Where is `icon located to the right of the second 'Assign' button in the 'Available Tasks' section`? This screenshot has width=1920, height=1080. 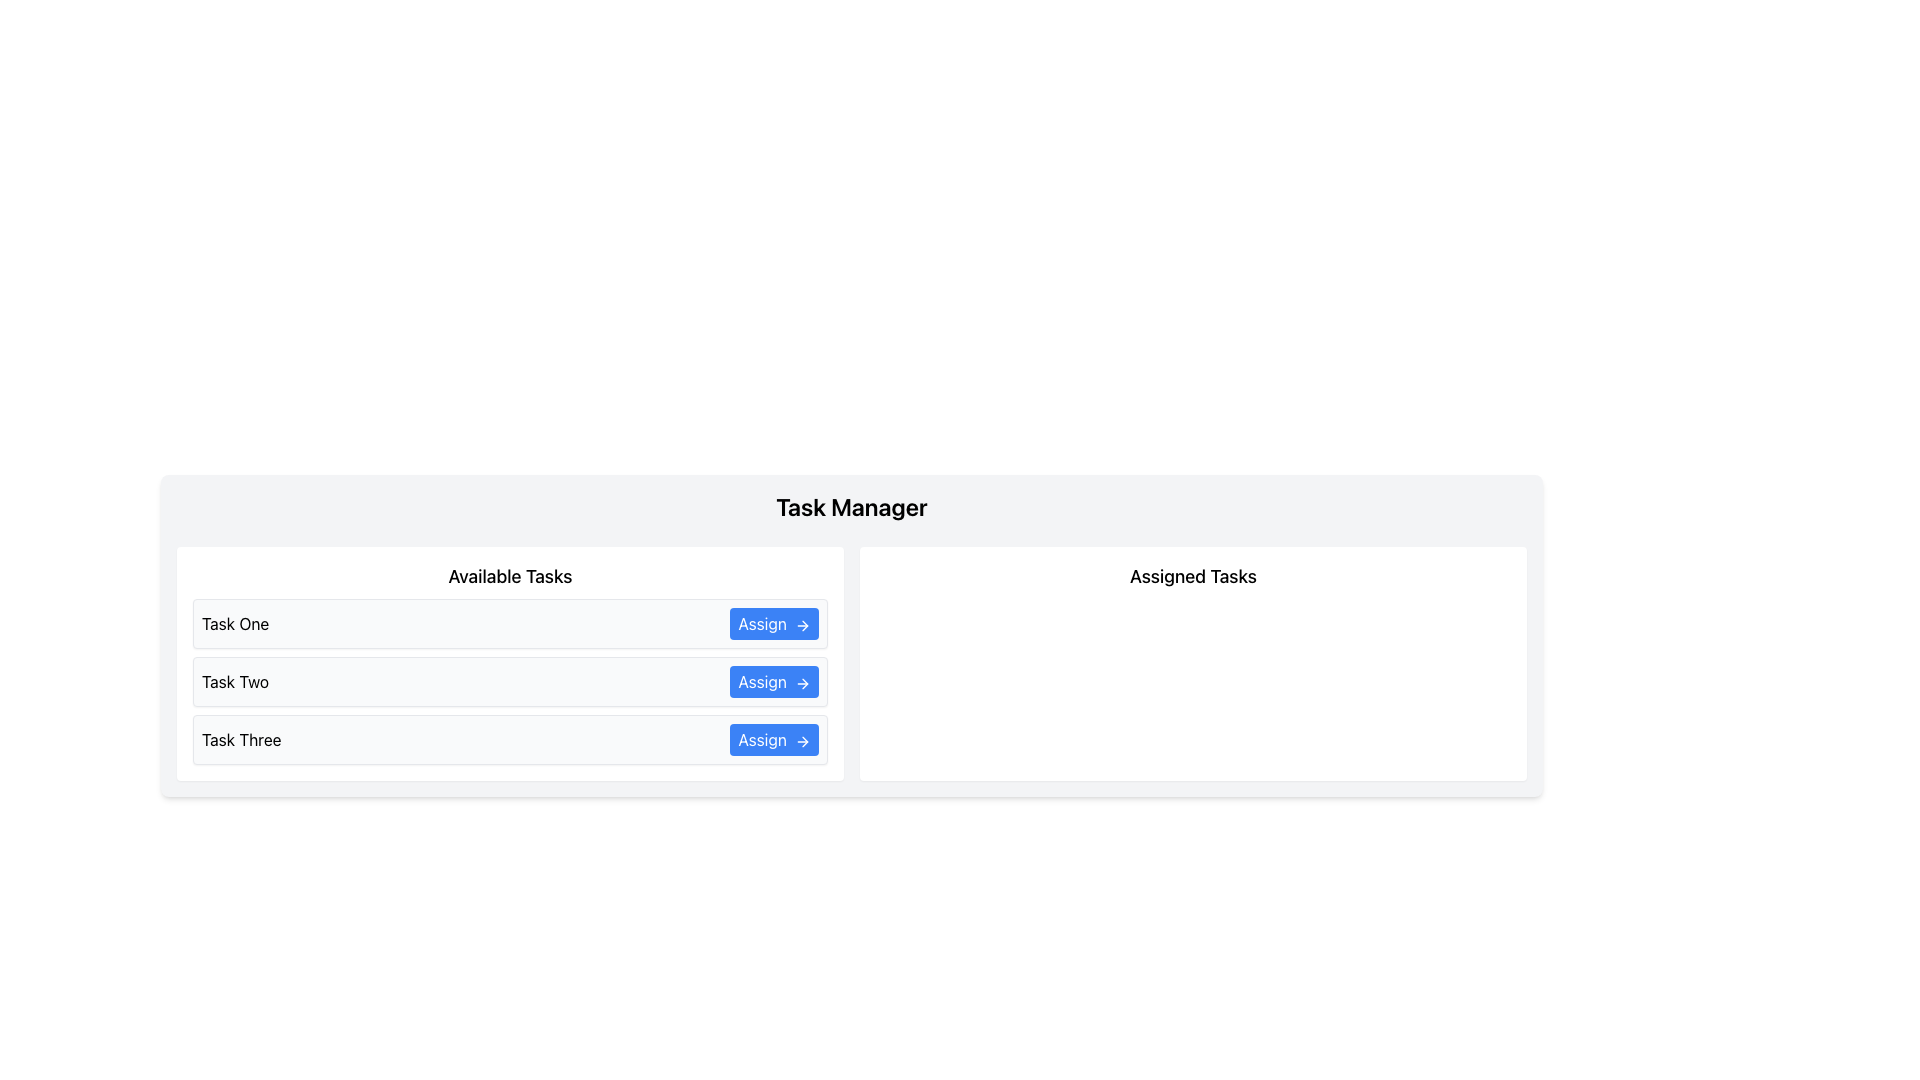
icon located to the right of the second 'Assign' button in the 'Available Tasks' section is located at coordinates (805, 682).